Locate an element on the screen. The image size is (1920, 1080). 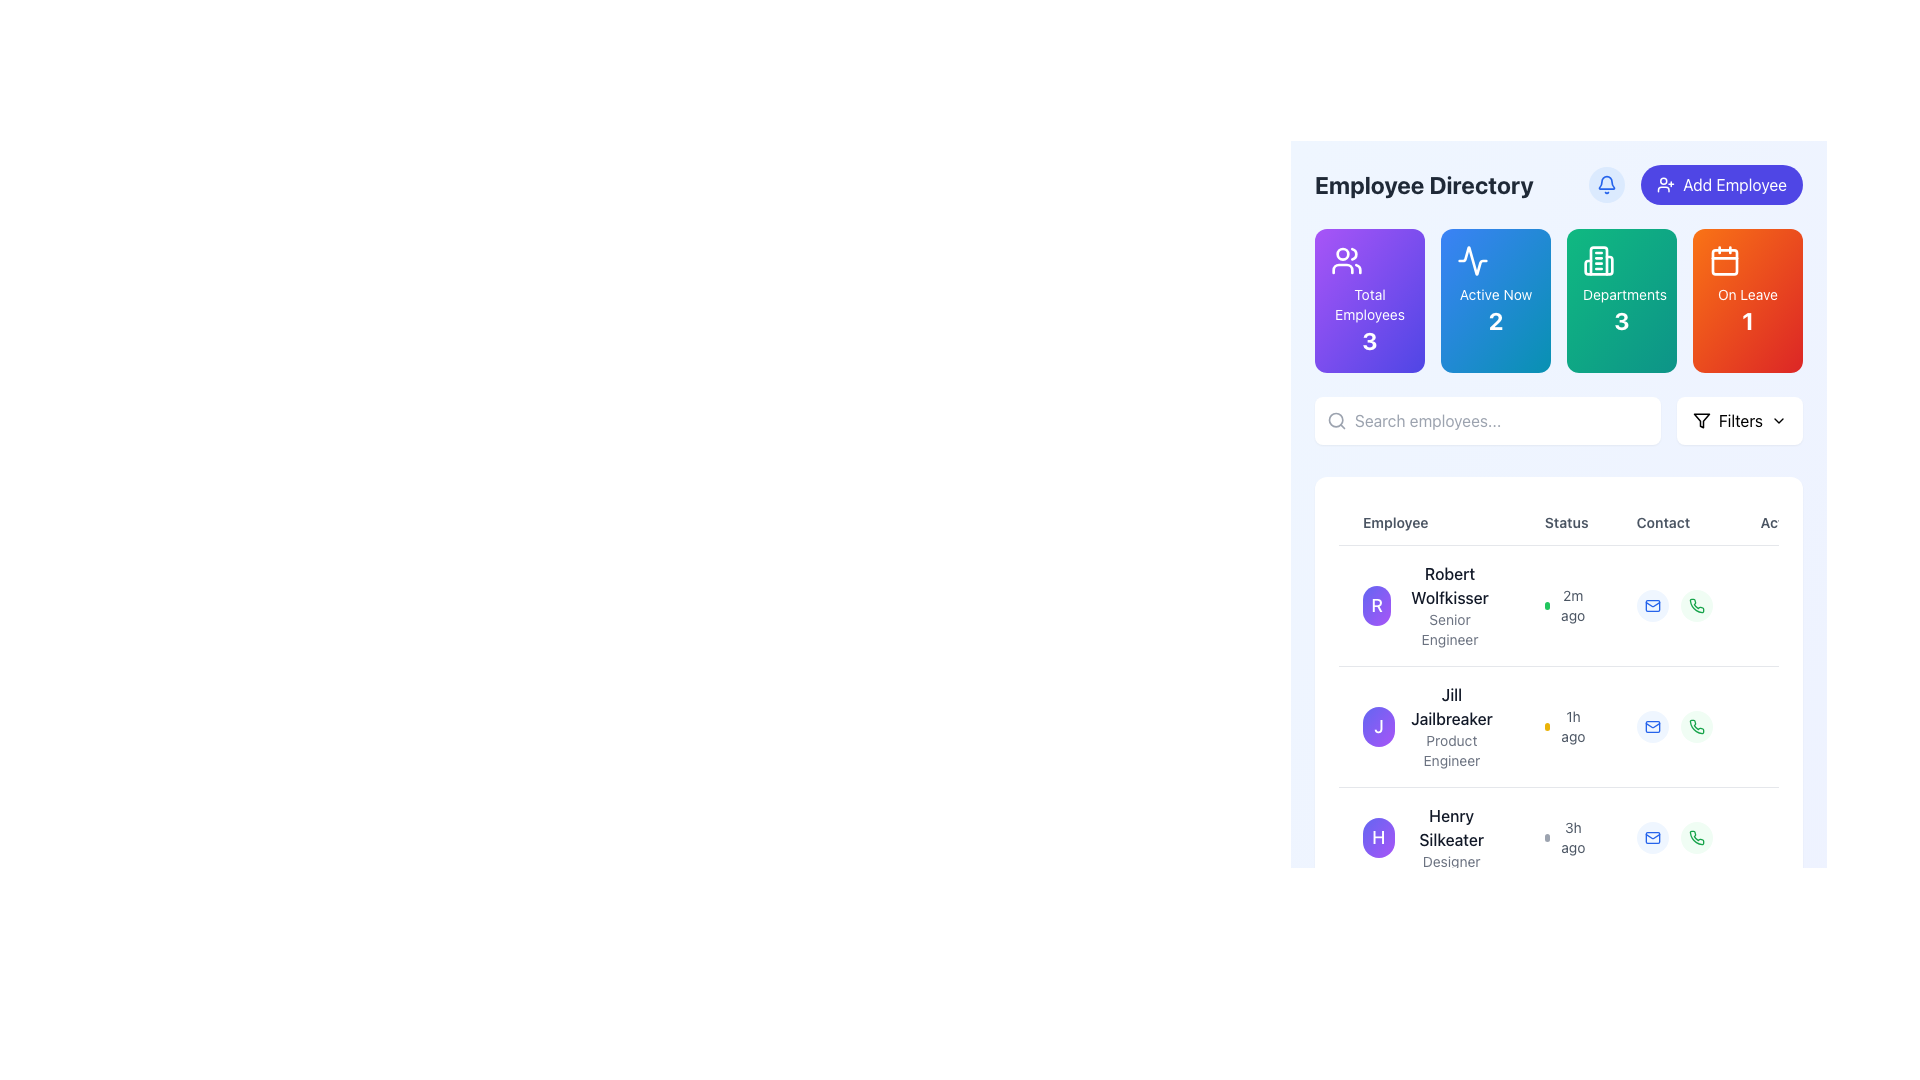
the text block displaying the name of the employee located in the third row of the employee directory, positioned below 'Robert Wolfkisser' and 'Jill Jailbreaker' is located at coordinates (1451, 828).